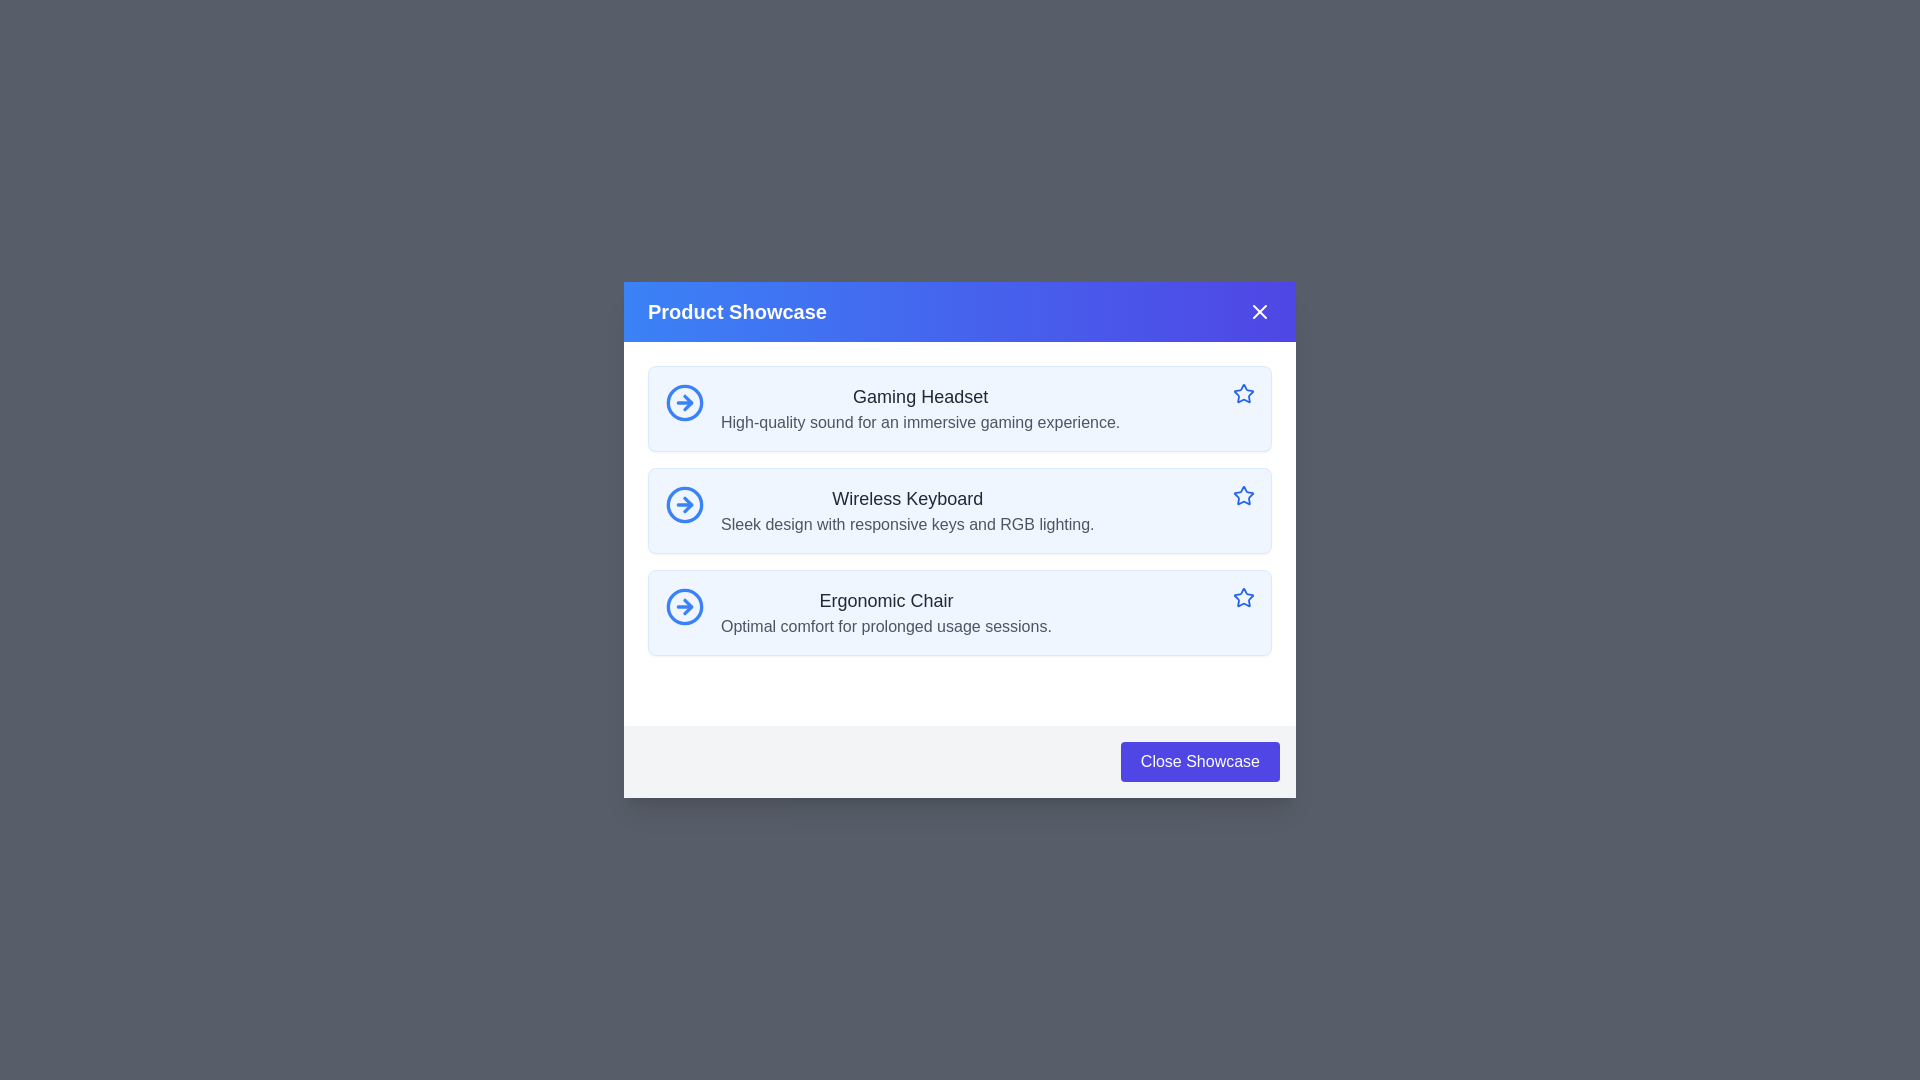 Image resolution: width=1920 pixels, height=1080 pixels. I want to click on text of the label for the third selectable product item, which is positioned between 'Wireless Keyboard' and 'Close Showcase', so click(885, 600).